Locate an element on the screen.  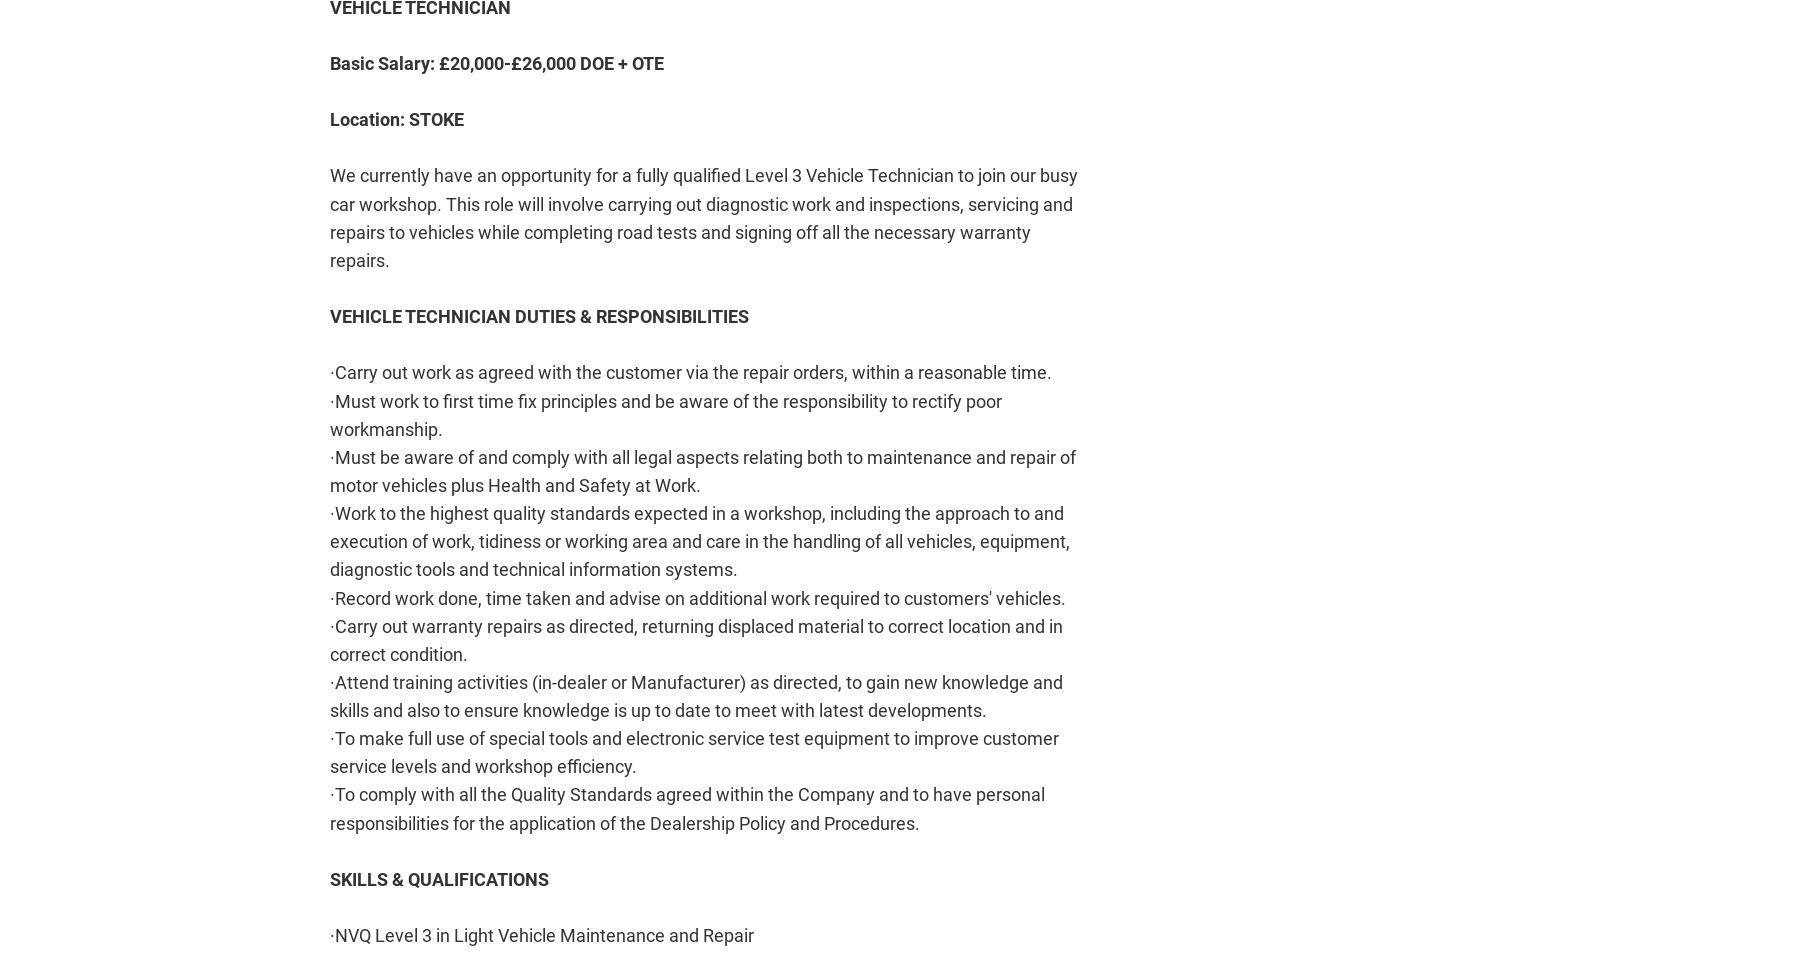
'VEHICLE TECHNICIAN DUTIES & RESPONSIBILITIES' is located at coordinates (538, 317).